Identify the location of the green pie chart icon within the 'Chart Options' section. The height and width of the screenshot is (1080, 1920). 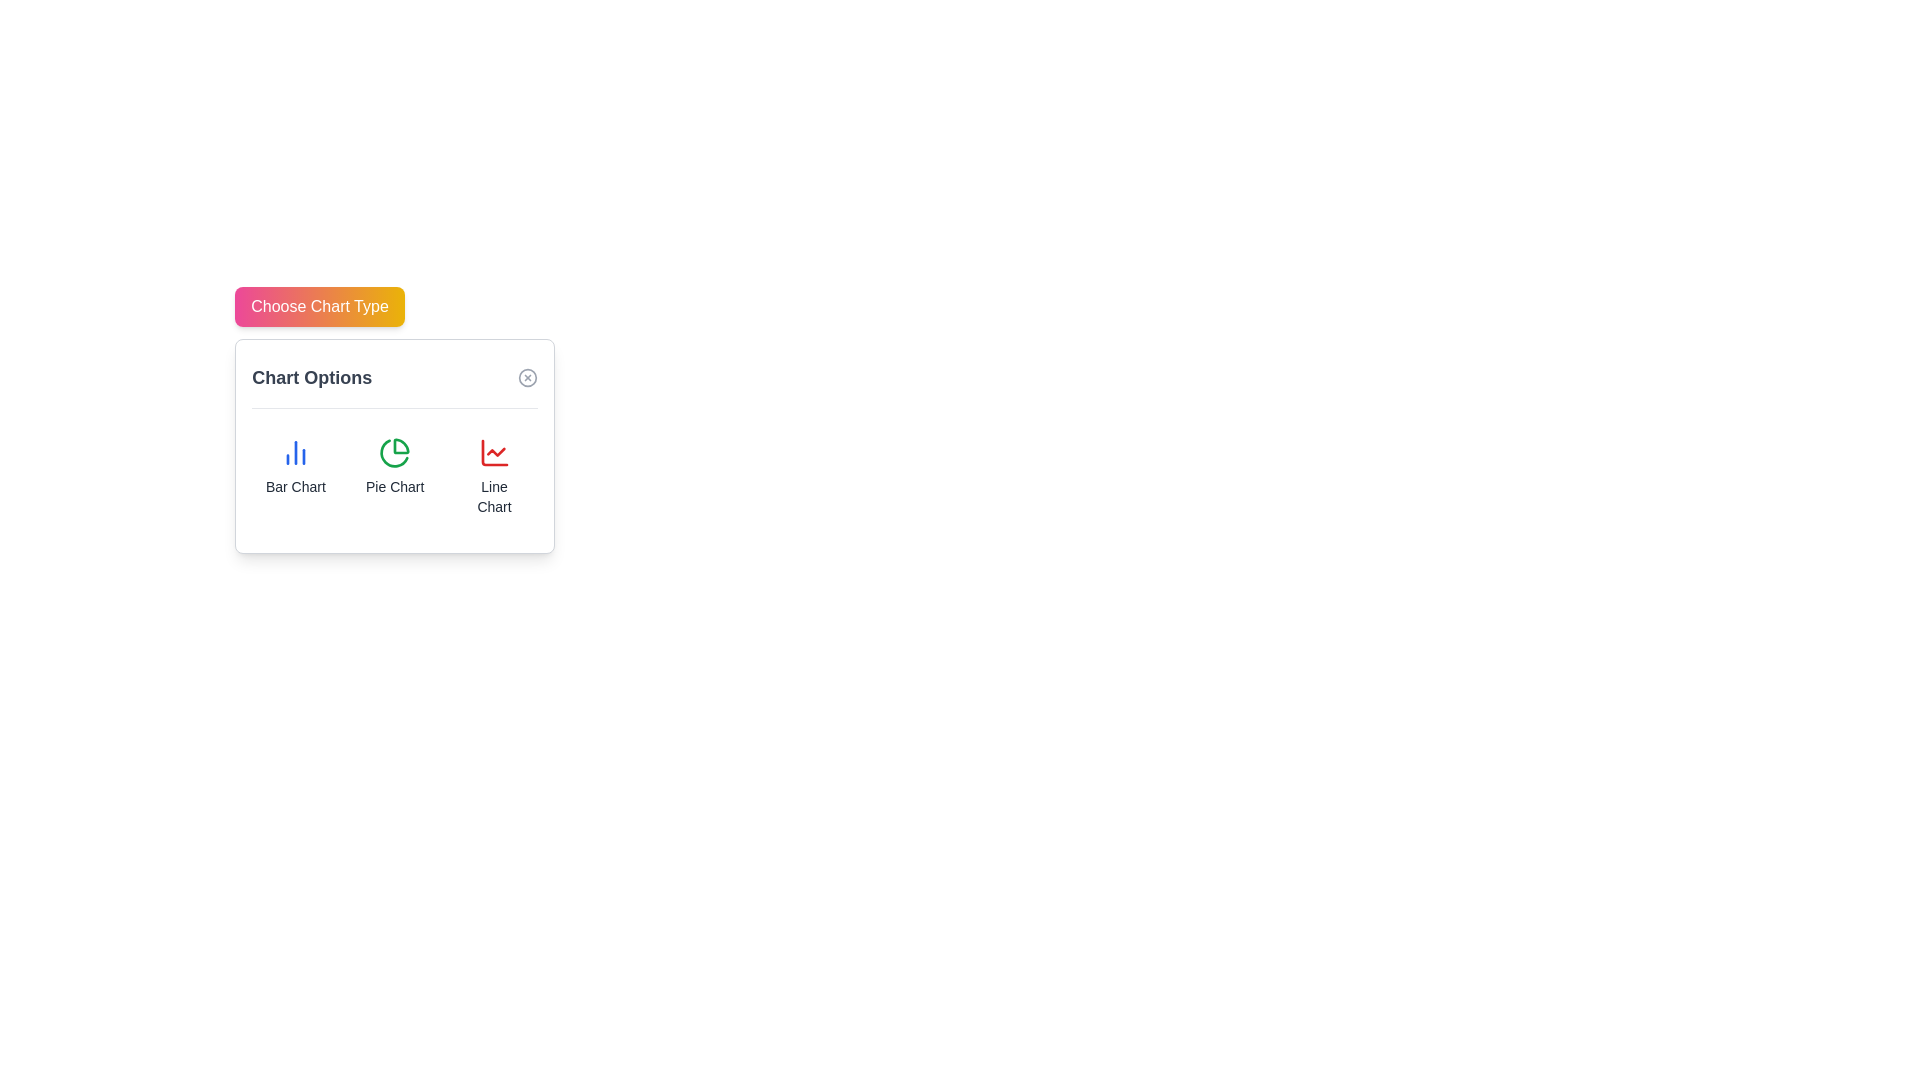
(395, 452).